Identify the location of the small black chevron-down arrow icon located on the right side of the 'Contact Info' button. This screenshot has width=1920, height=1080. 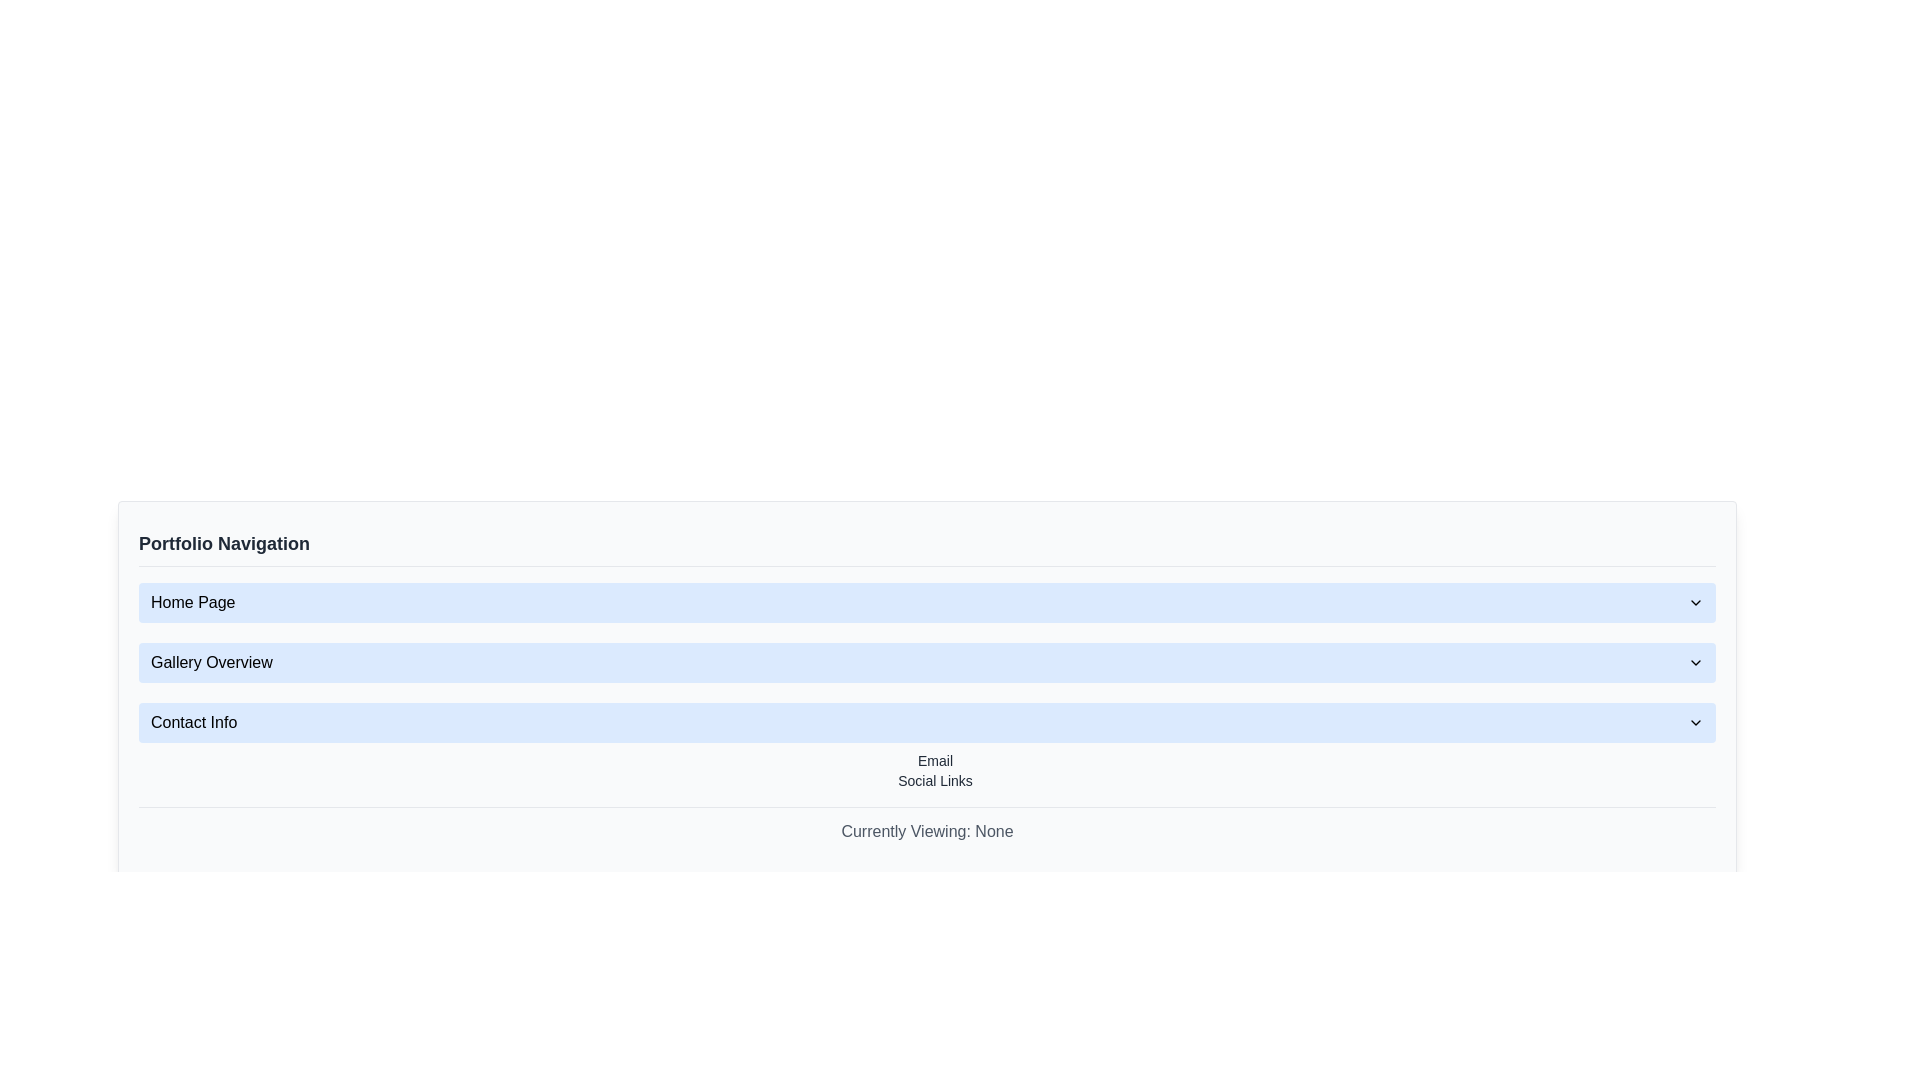
(1694, 722).